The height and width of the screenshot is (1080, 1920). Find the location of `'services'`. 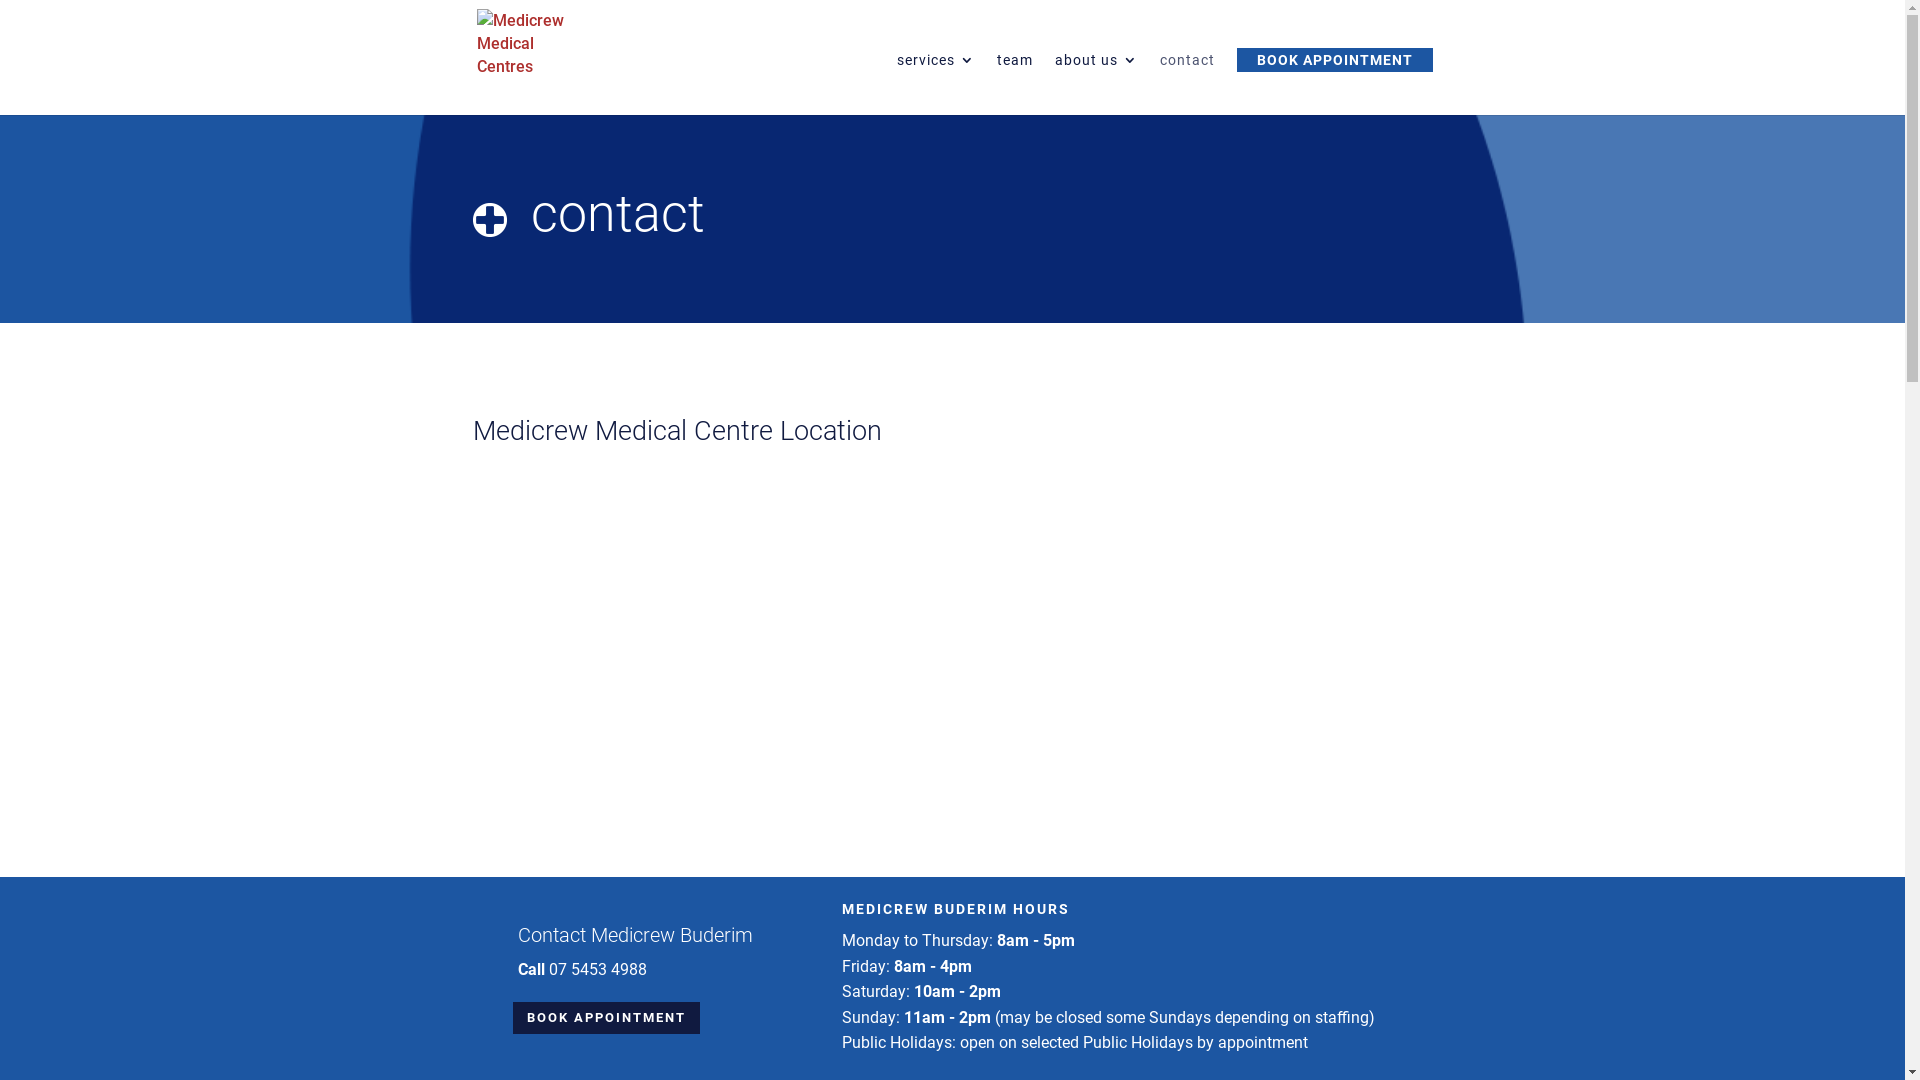

'services' is located at coordinates (895, 83).